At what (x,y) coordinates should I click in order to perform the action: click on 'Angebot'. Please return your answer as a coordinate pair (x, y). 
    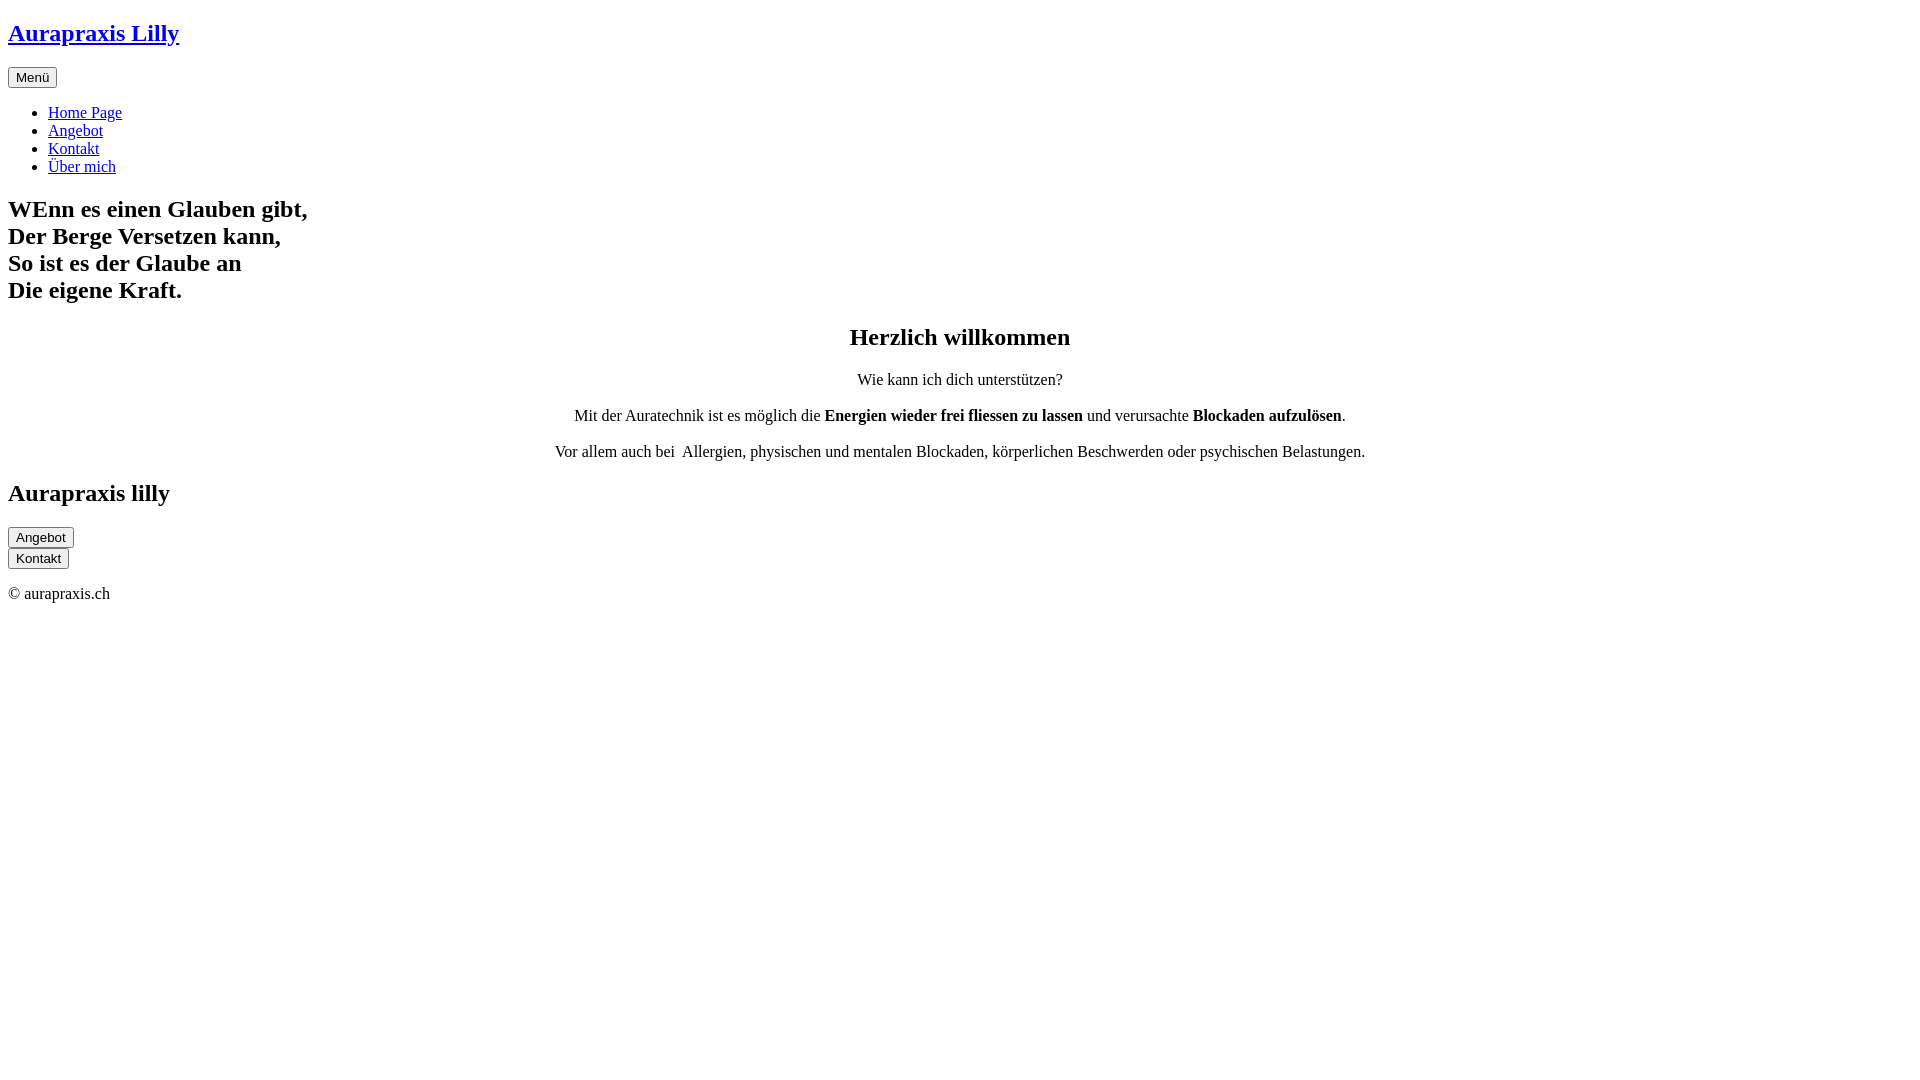
    Looking at the image, I should click on (75, 130).